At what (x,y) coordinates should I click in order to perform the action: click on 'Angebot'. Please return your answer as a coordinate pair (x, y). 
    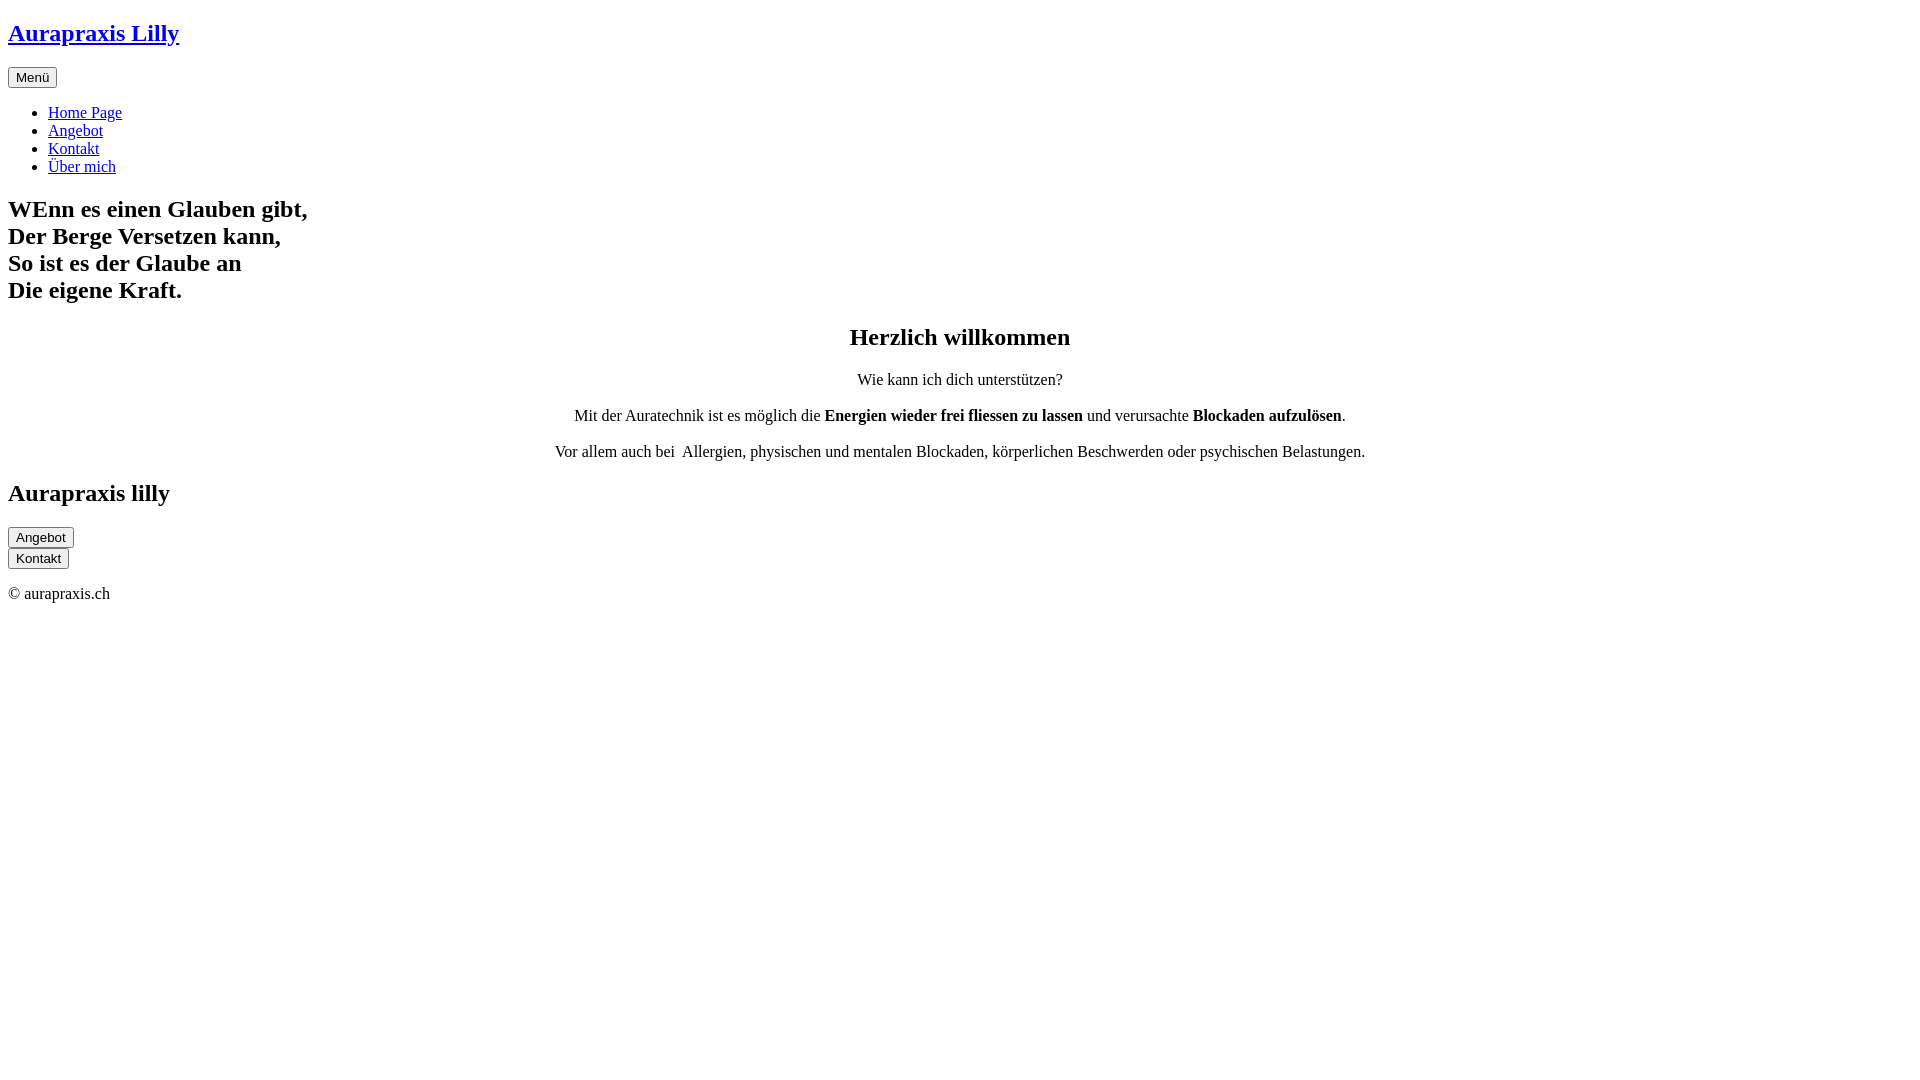
    Looking at the image, I should click on (75, 130).